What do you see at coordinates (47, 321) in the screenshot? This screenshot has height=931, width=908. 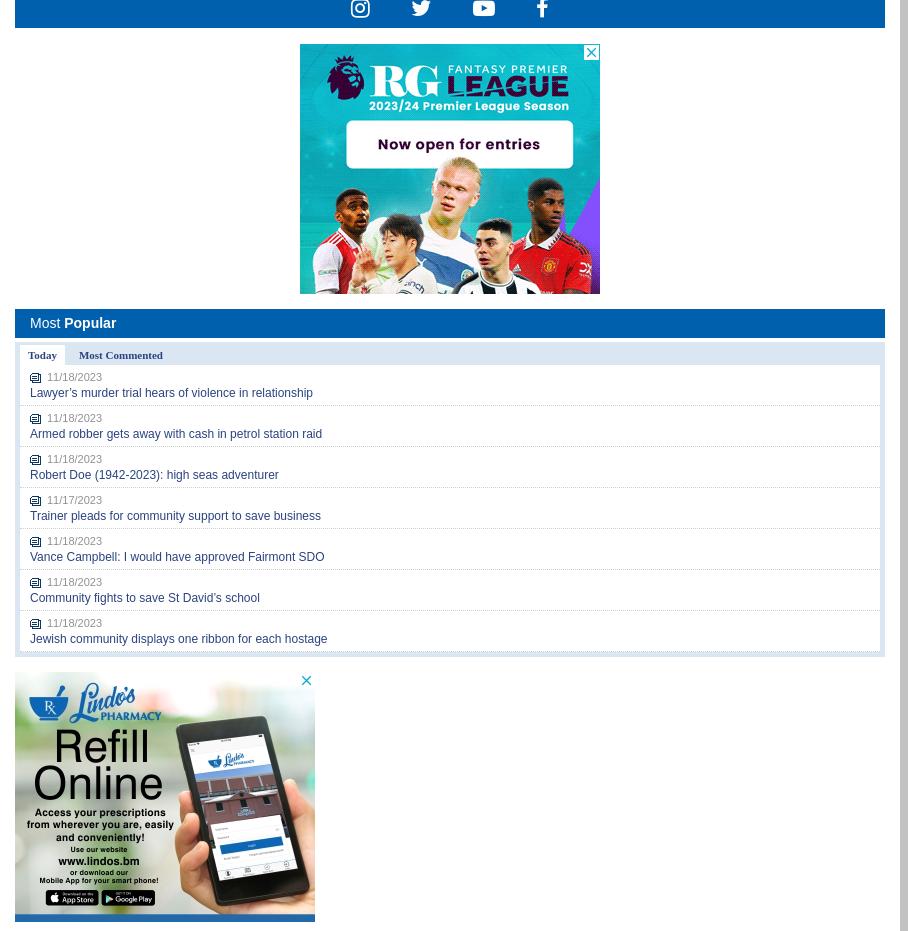 I see `'Most'` at bounding box center [47, 321].